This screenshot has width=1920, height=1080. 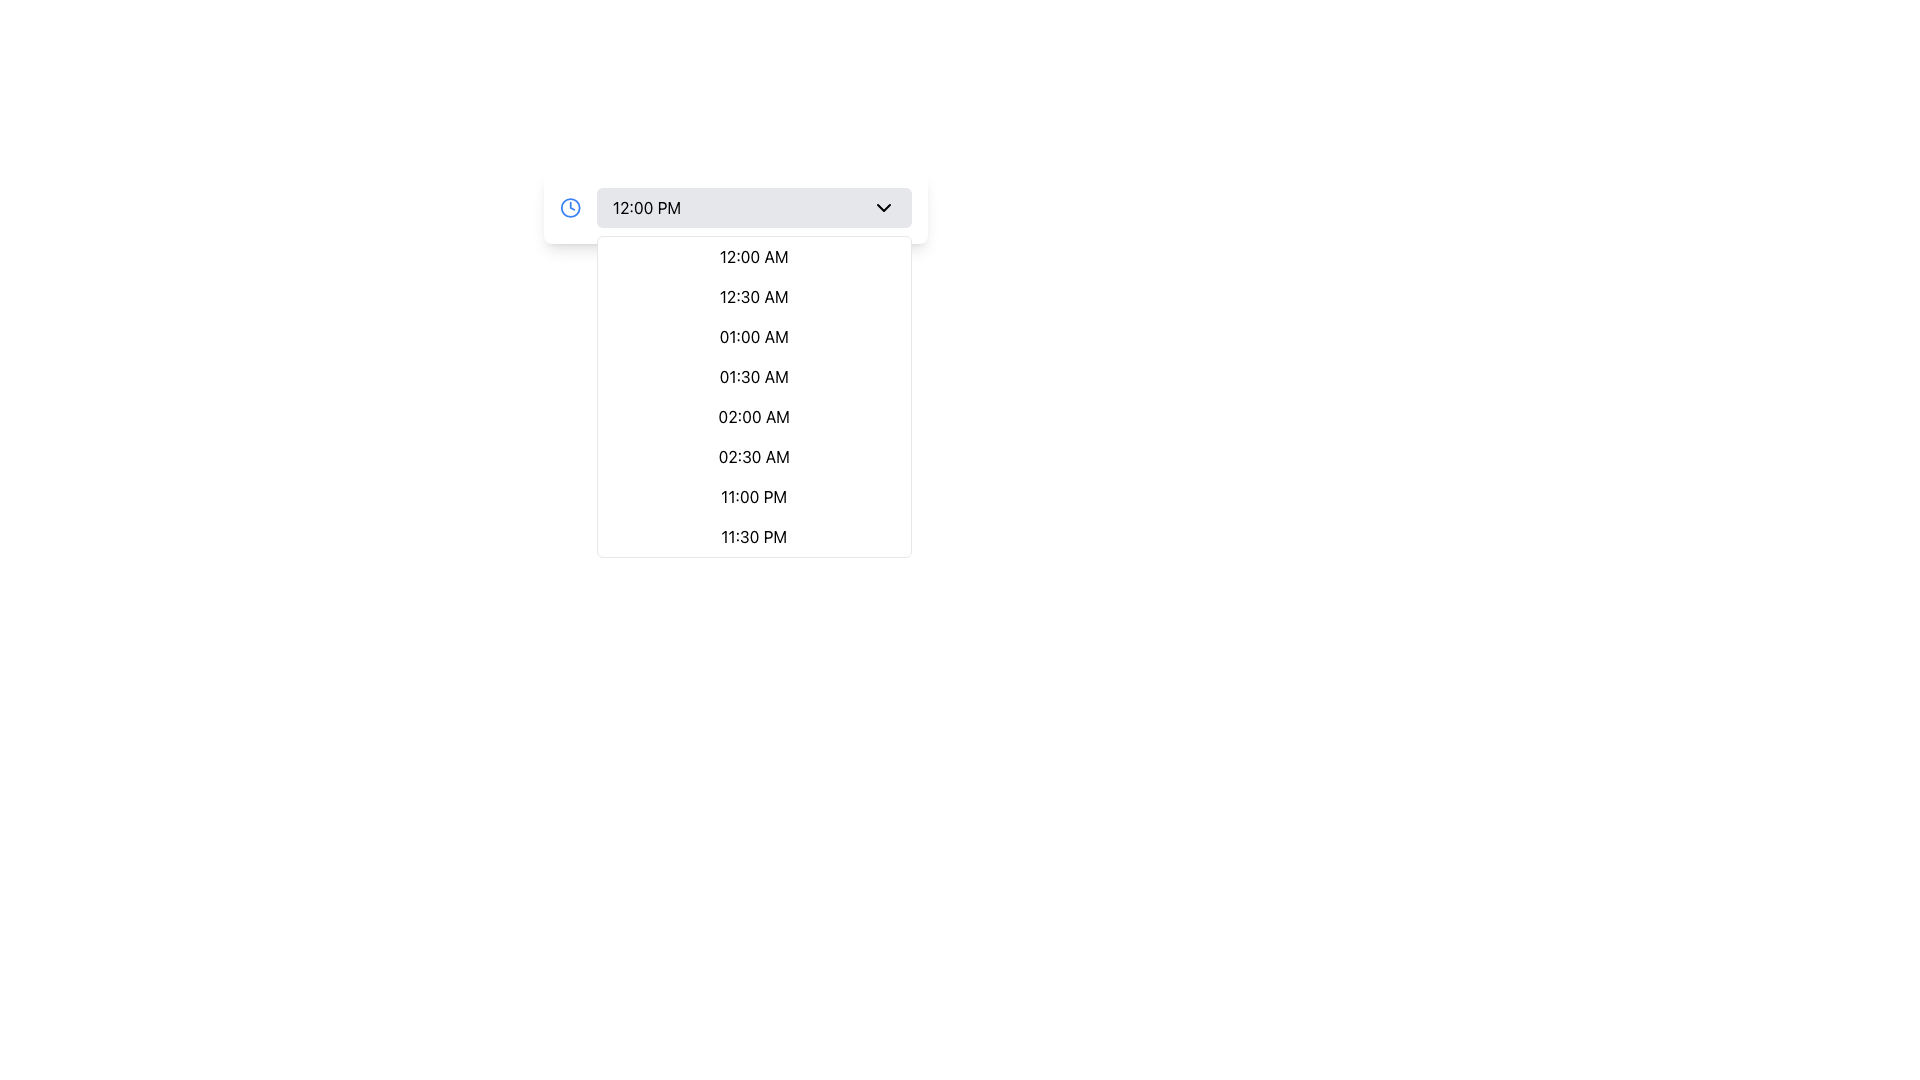 What do you see at coordinates (569, 208) in the screenshot?
I see `the blue clock icon located to the left of the dropdown menu displaying '12:00 PM'` at bounding box center [569, 208].